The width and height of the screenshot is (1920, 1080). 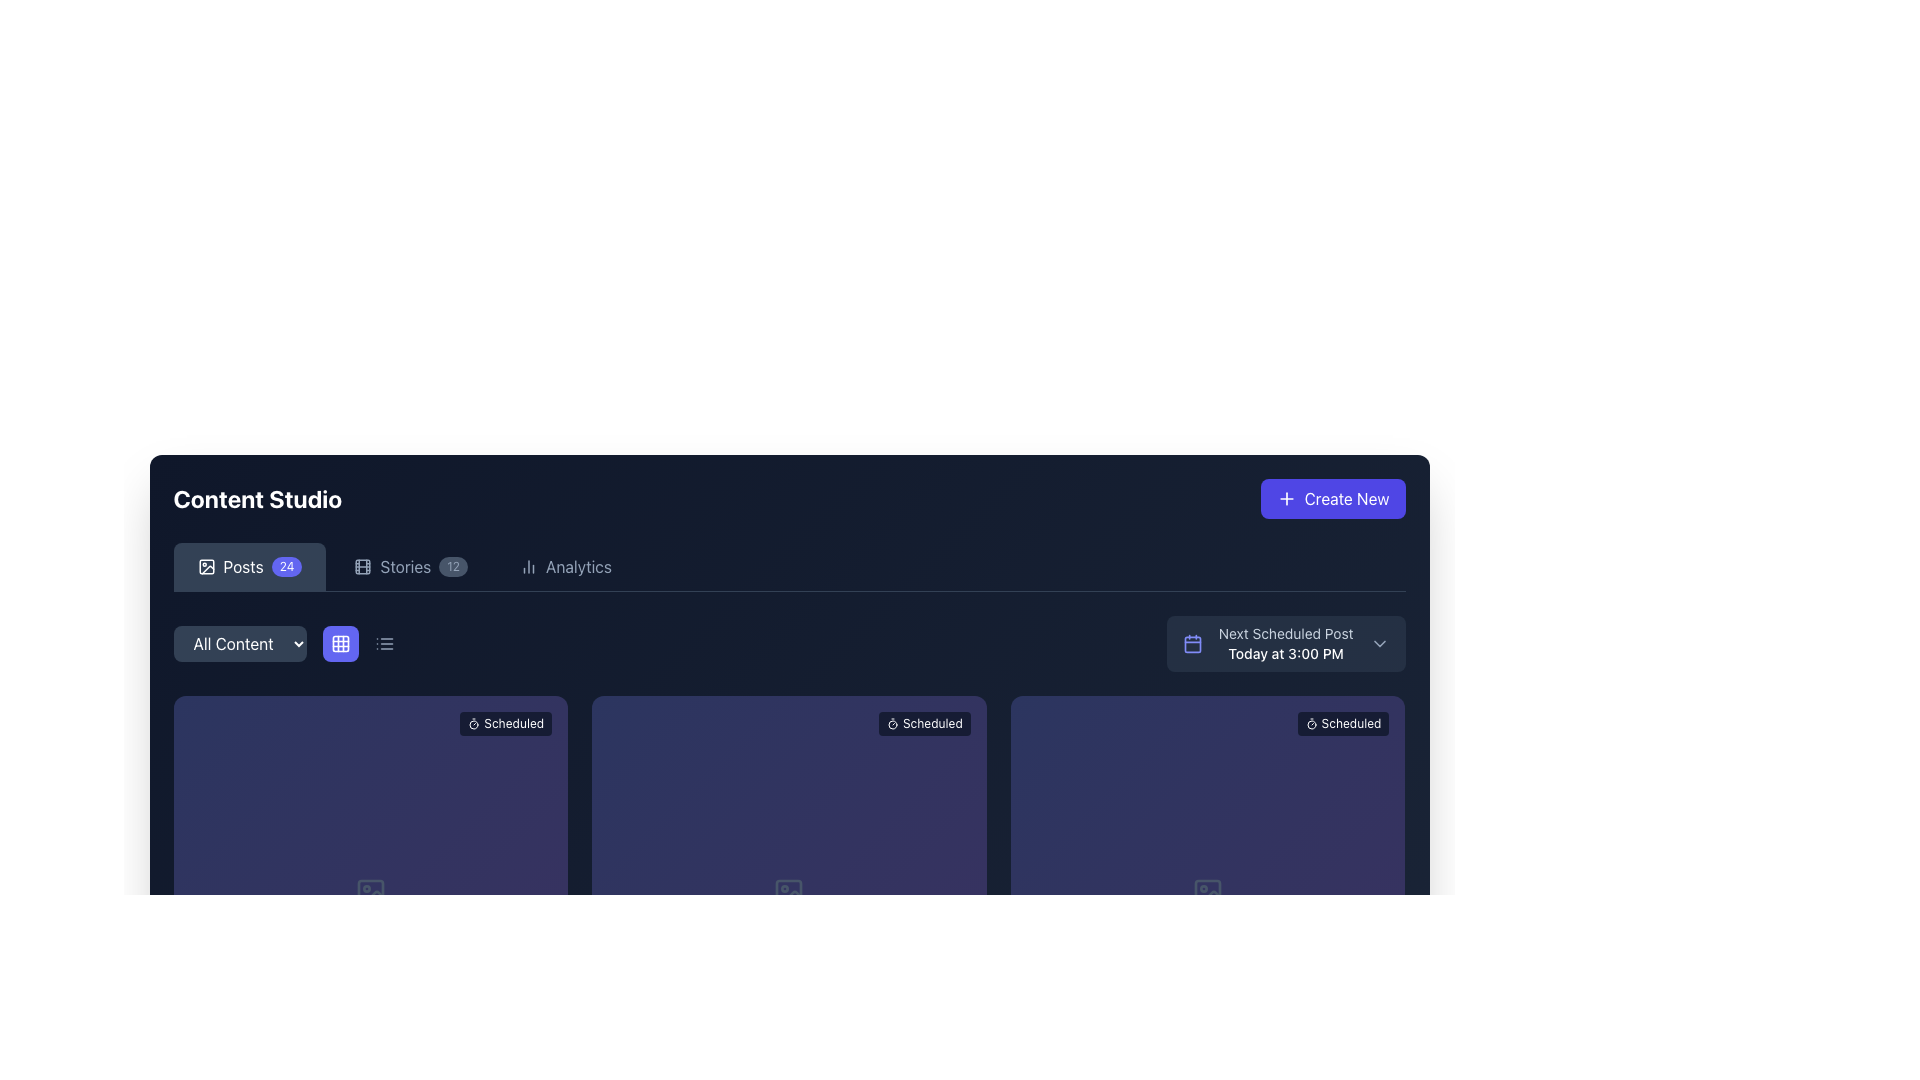 I want to click on the 'Next Scheduled Post' text label, which displays 'Today at 3:00 PM' below it, located in the top-right quadrant of the interface, so click(x=1286, y=644).